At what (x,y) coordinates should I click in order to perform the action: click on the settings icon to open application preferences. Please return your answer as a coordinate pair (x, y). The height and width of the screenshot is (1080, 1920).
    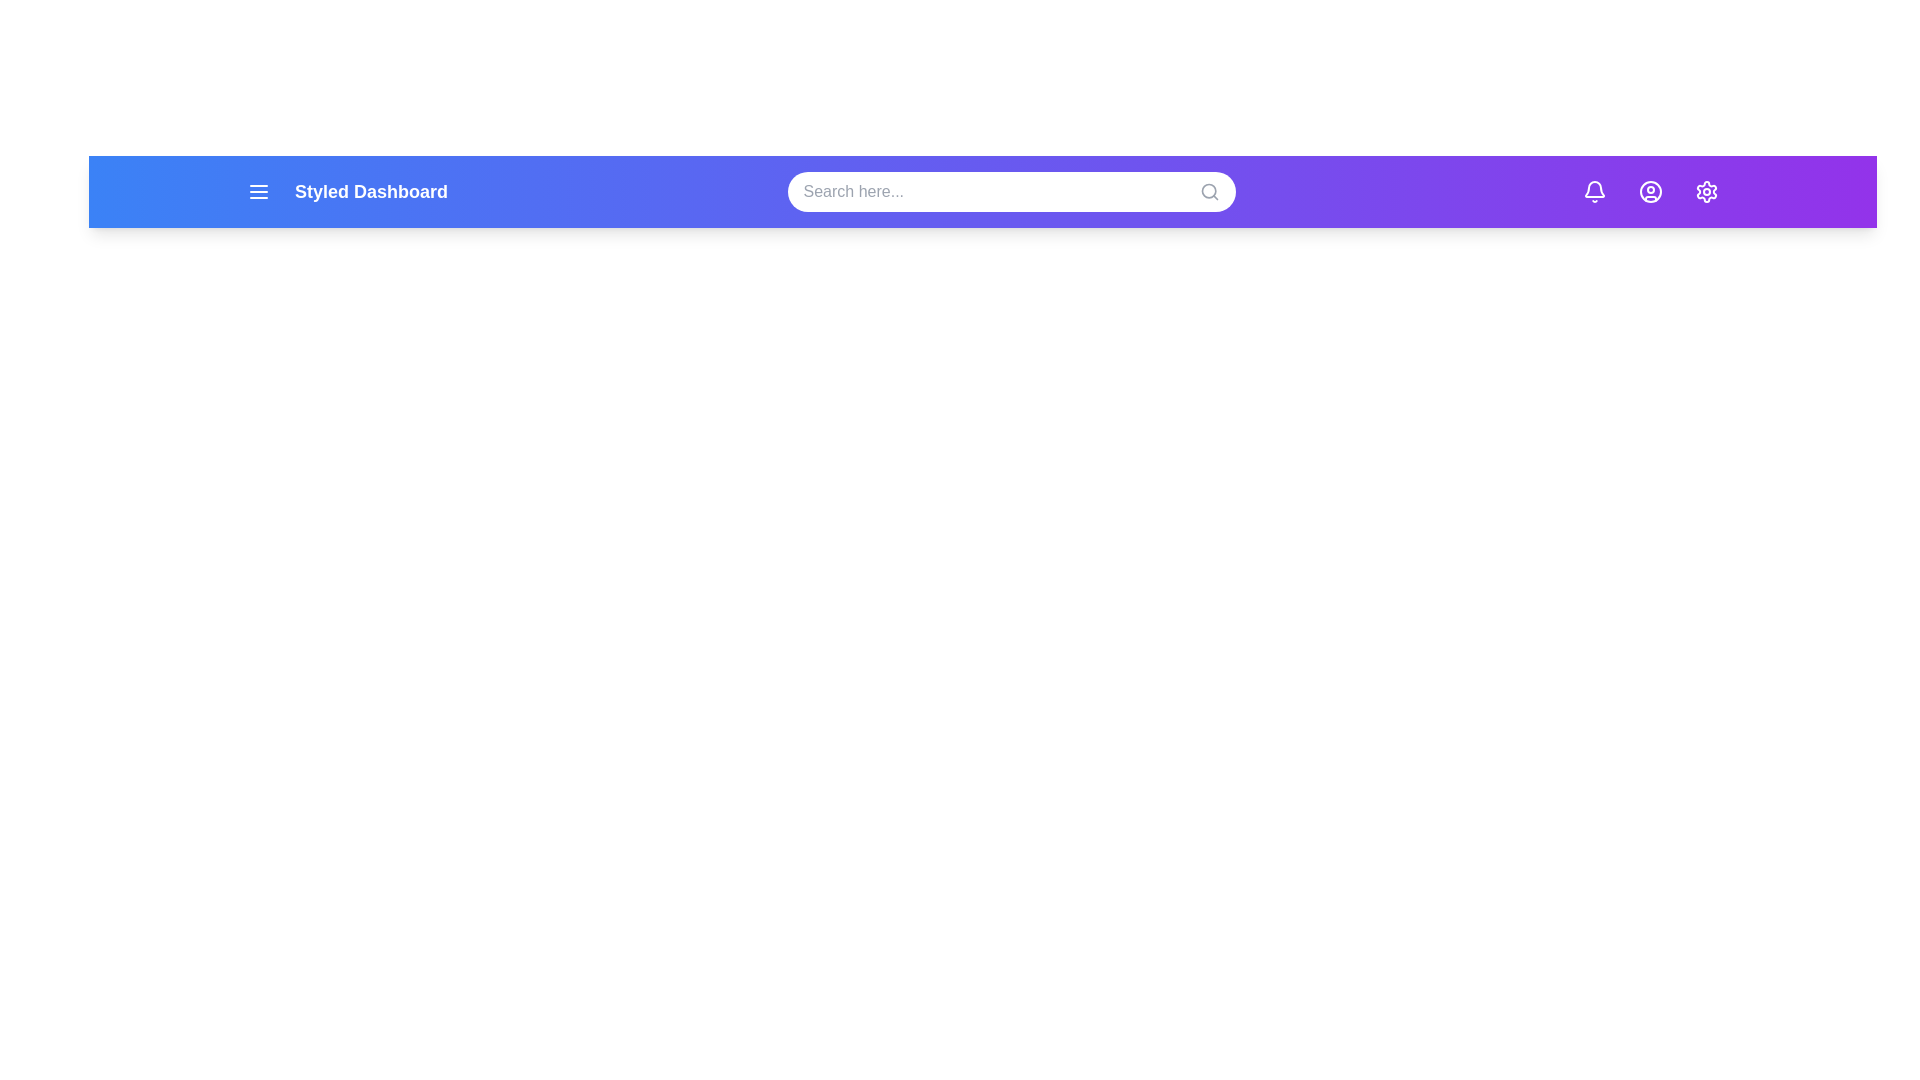
    Looking at the image, I should click on (1706, 192).